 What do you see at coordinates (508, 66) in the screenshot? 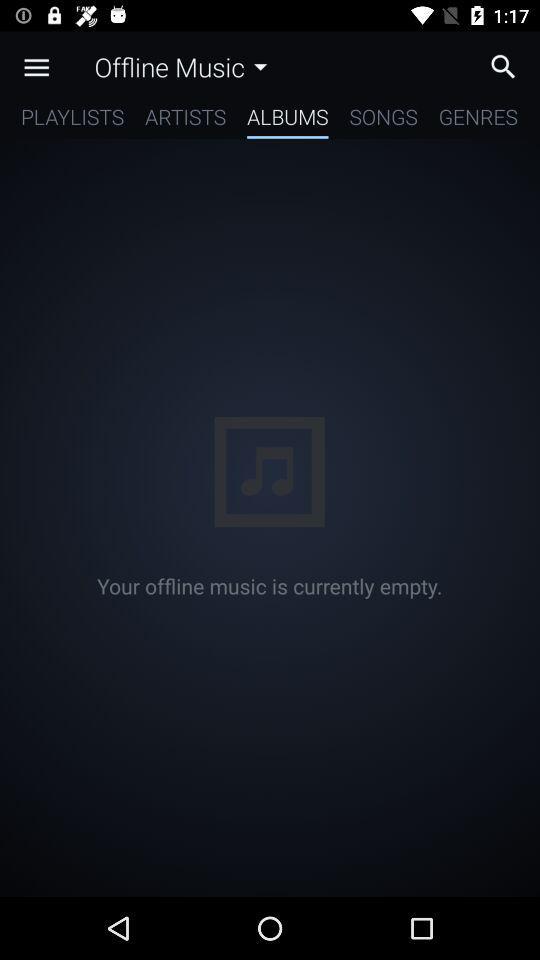
I see `search` at bounding box center [508, 66].